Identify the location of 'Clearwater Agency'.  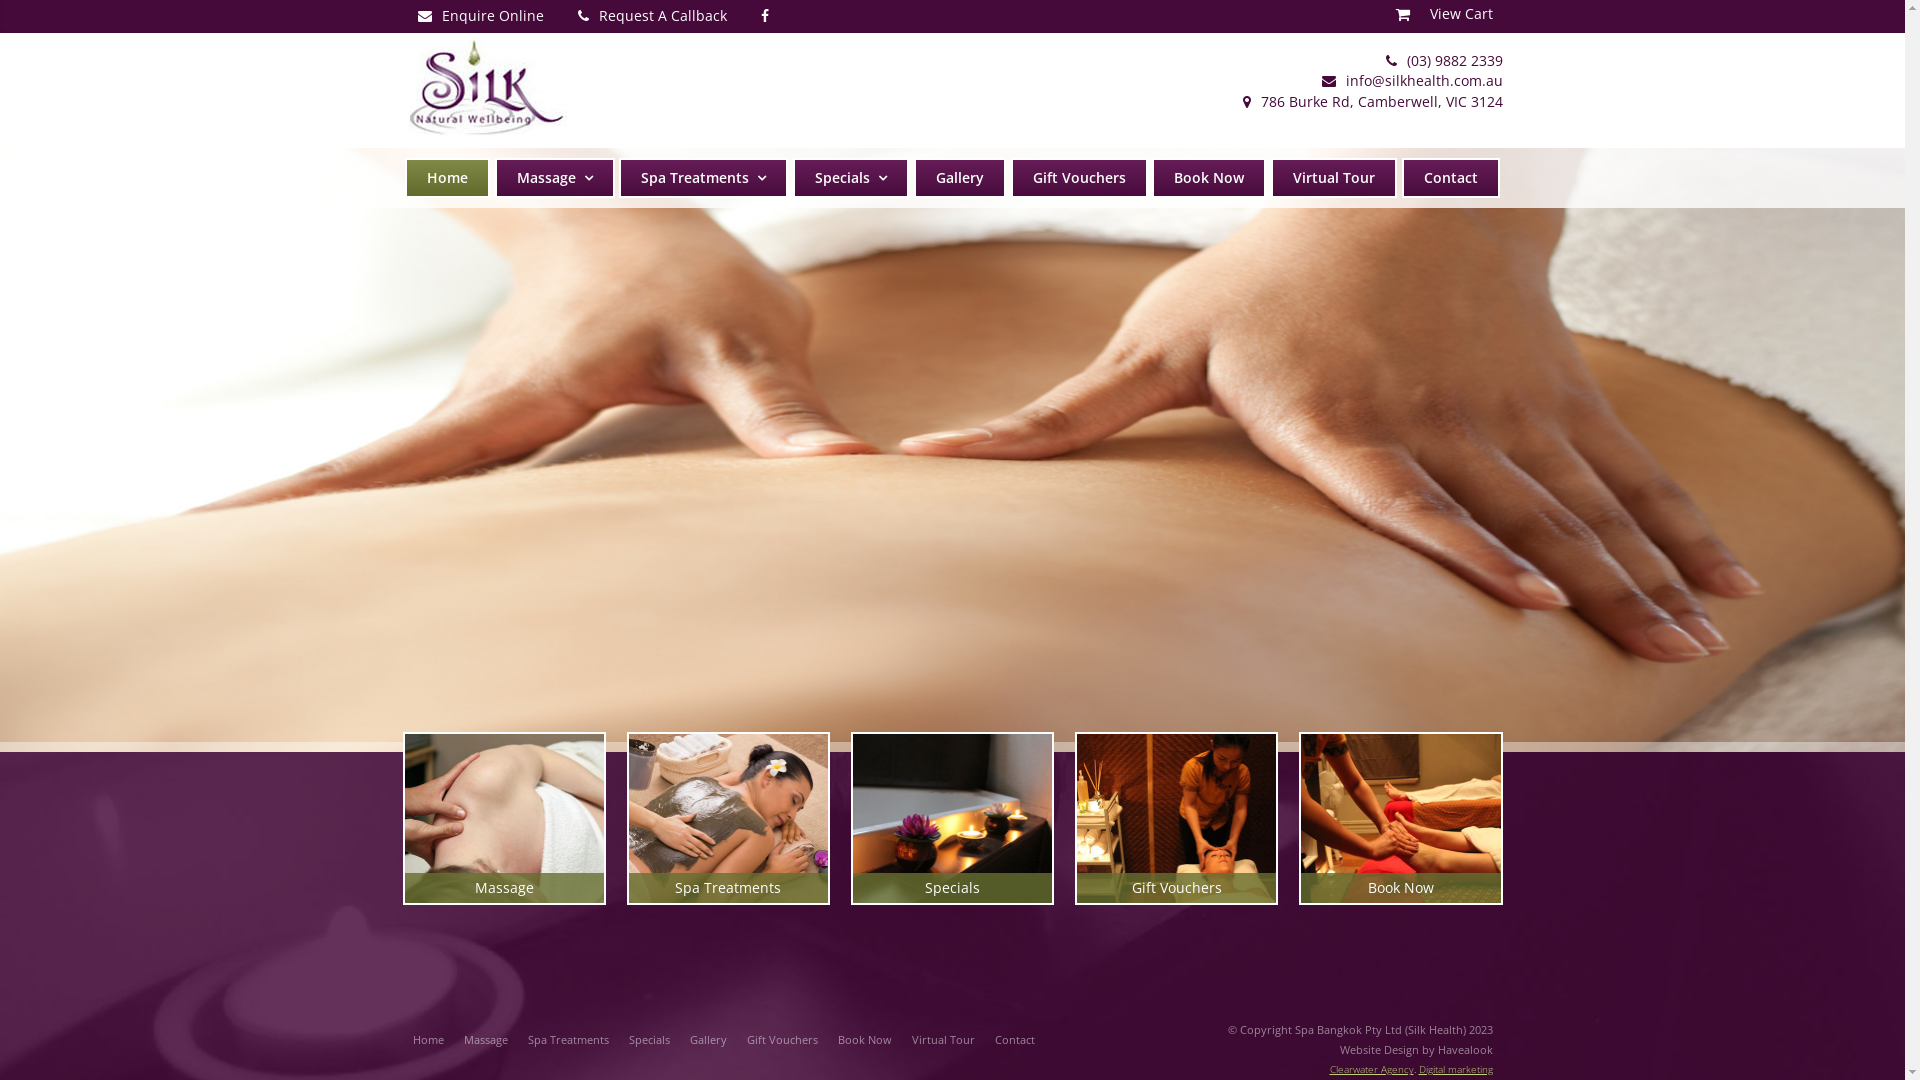
(1371, 1067).